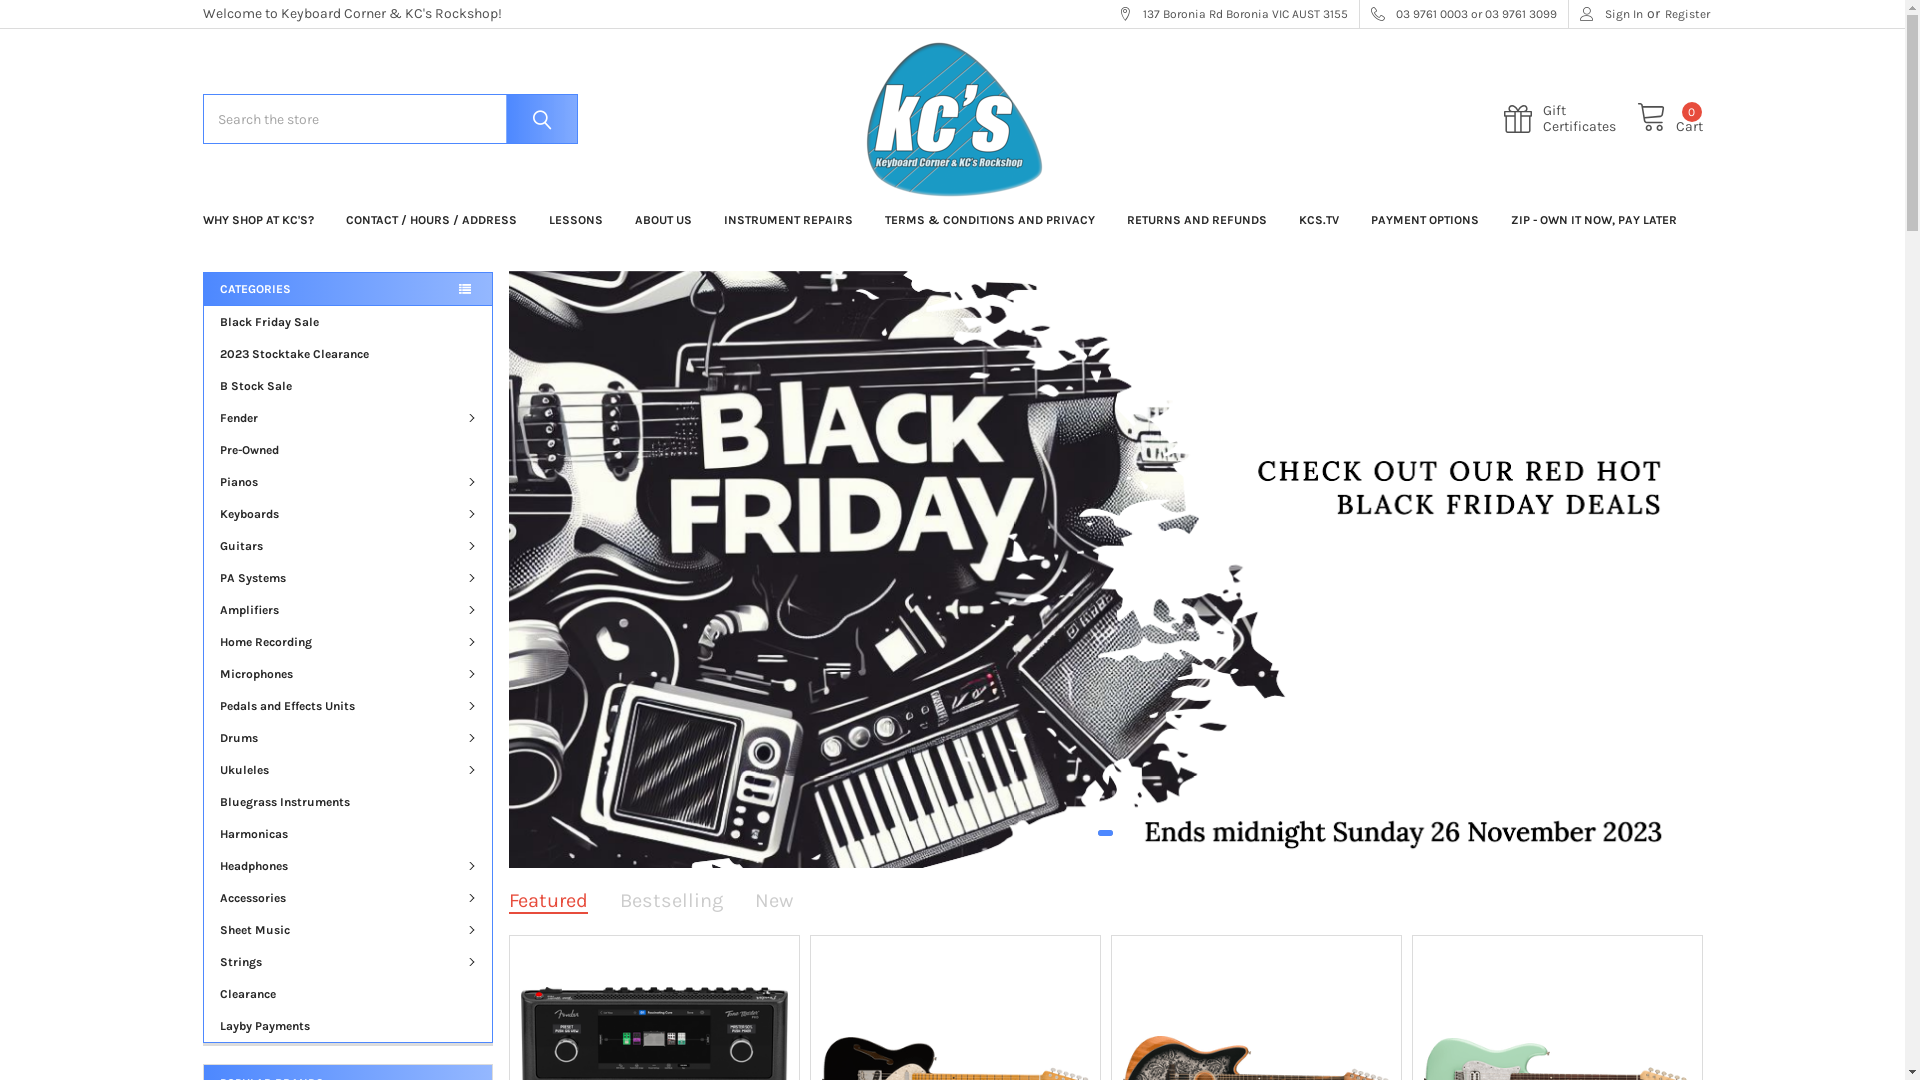 The width and height of the screenshot is (1920, 1080). Describe the element at coordinates (347, 704) in the screenshot. I see `'Pedals and Effects Units'` at that location.